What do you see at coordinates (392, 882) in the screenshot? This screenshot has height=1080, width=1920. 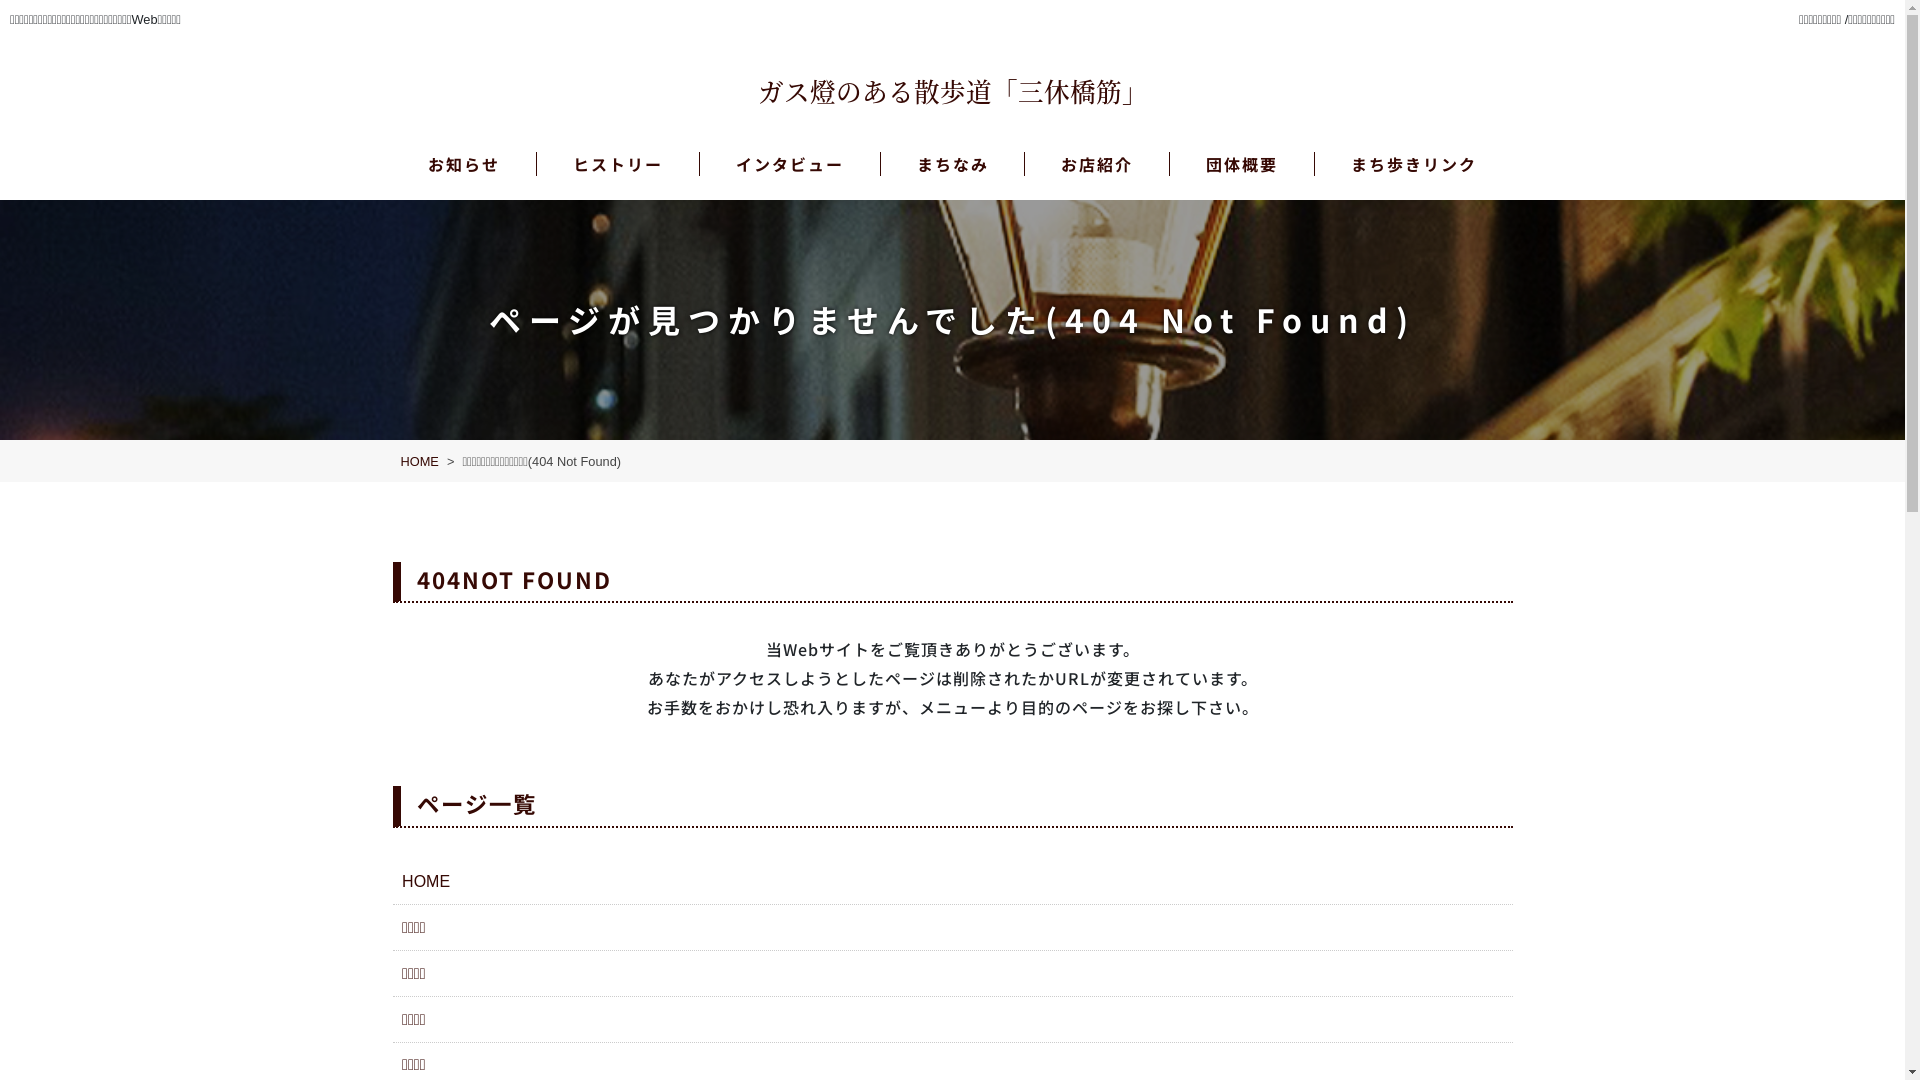 I see `'HOME'` at bounding box center [392, 882].